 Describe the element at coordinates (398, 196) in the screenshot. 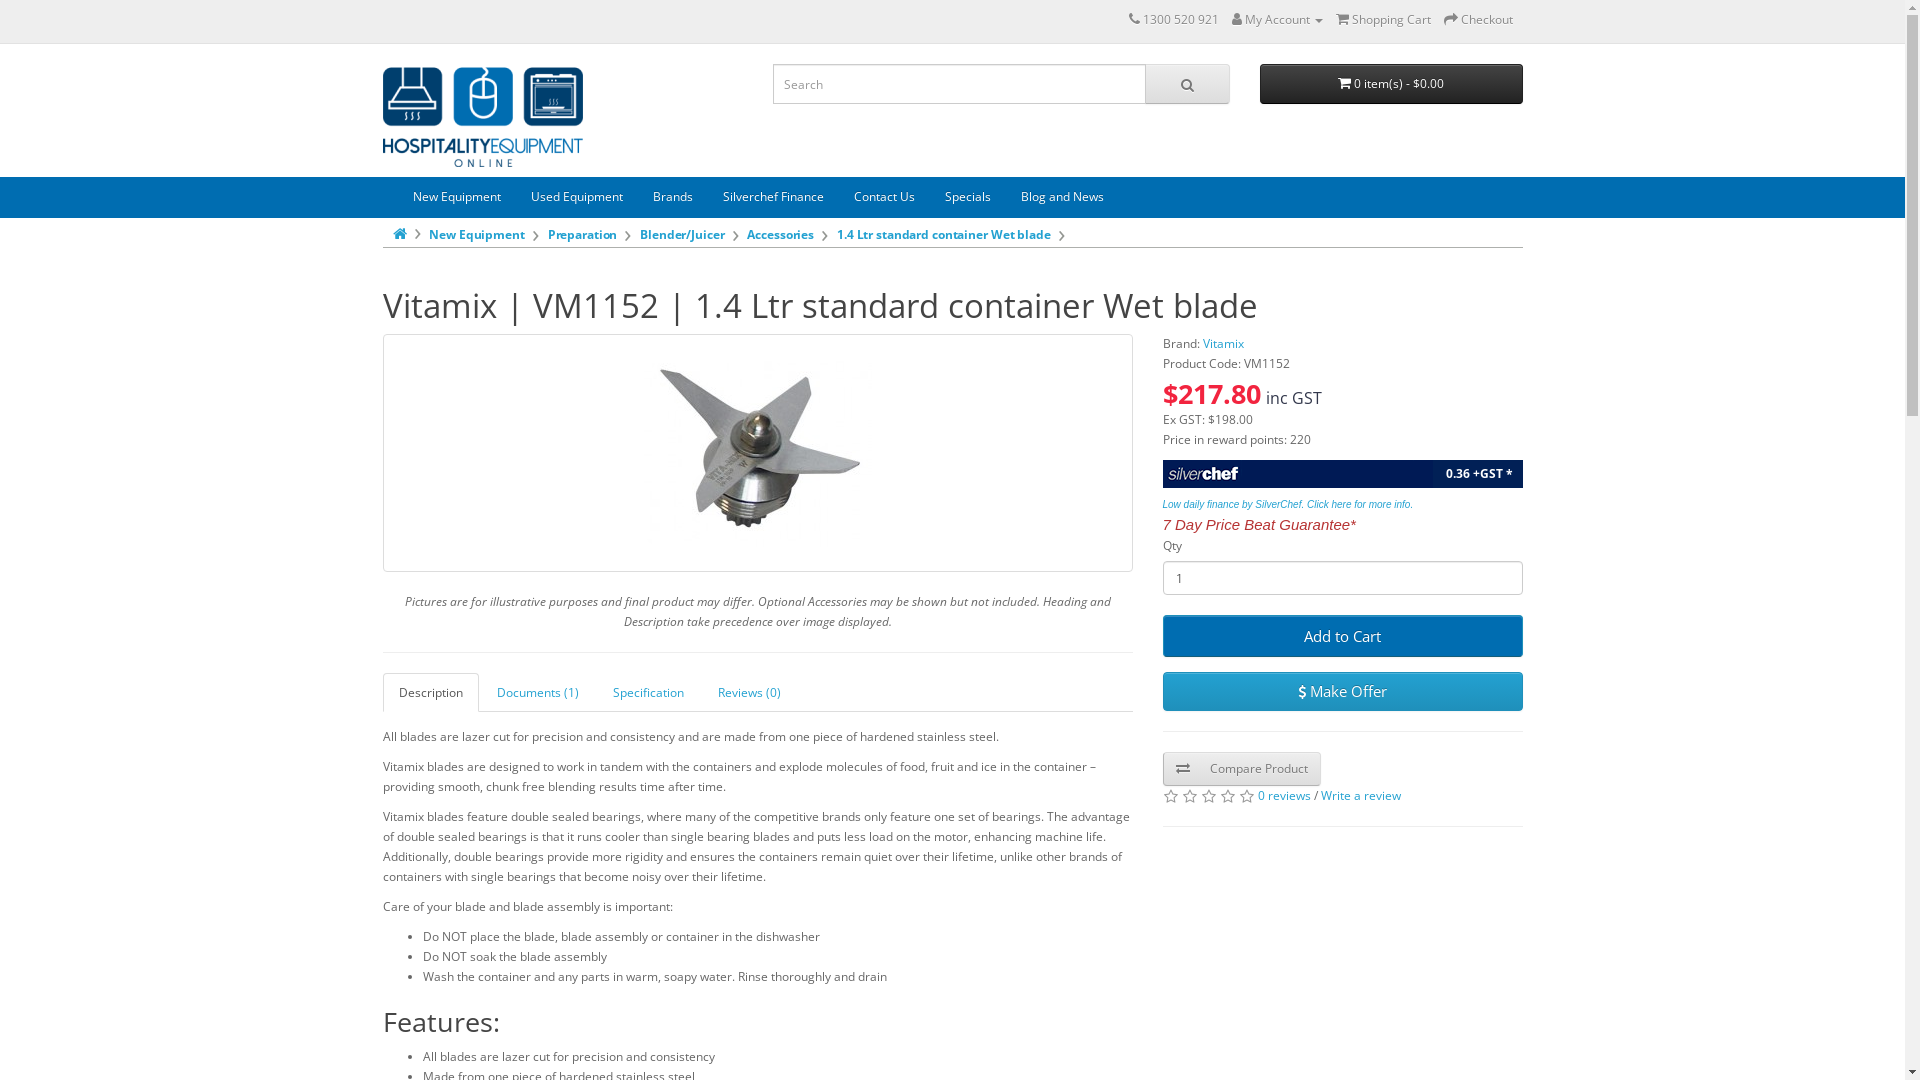

I see `'New Equipment'` at that location.